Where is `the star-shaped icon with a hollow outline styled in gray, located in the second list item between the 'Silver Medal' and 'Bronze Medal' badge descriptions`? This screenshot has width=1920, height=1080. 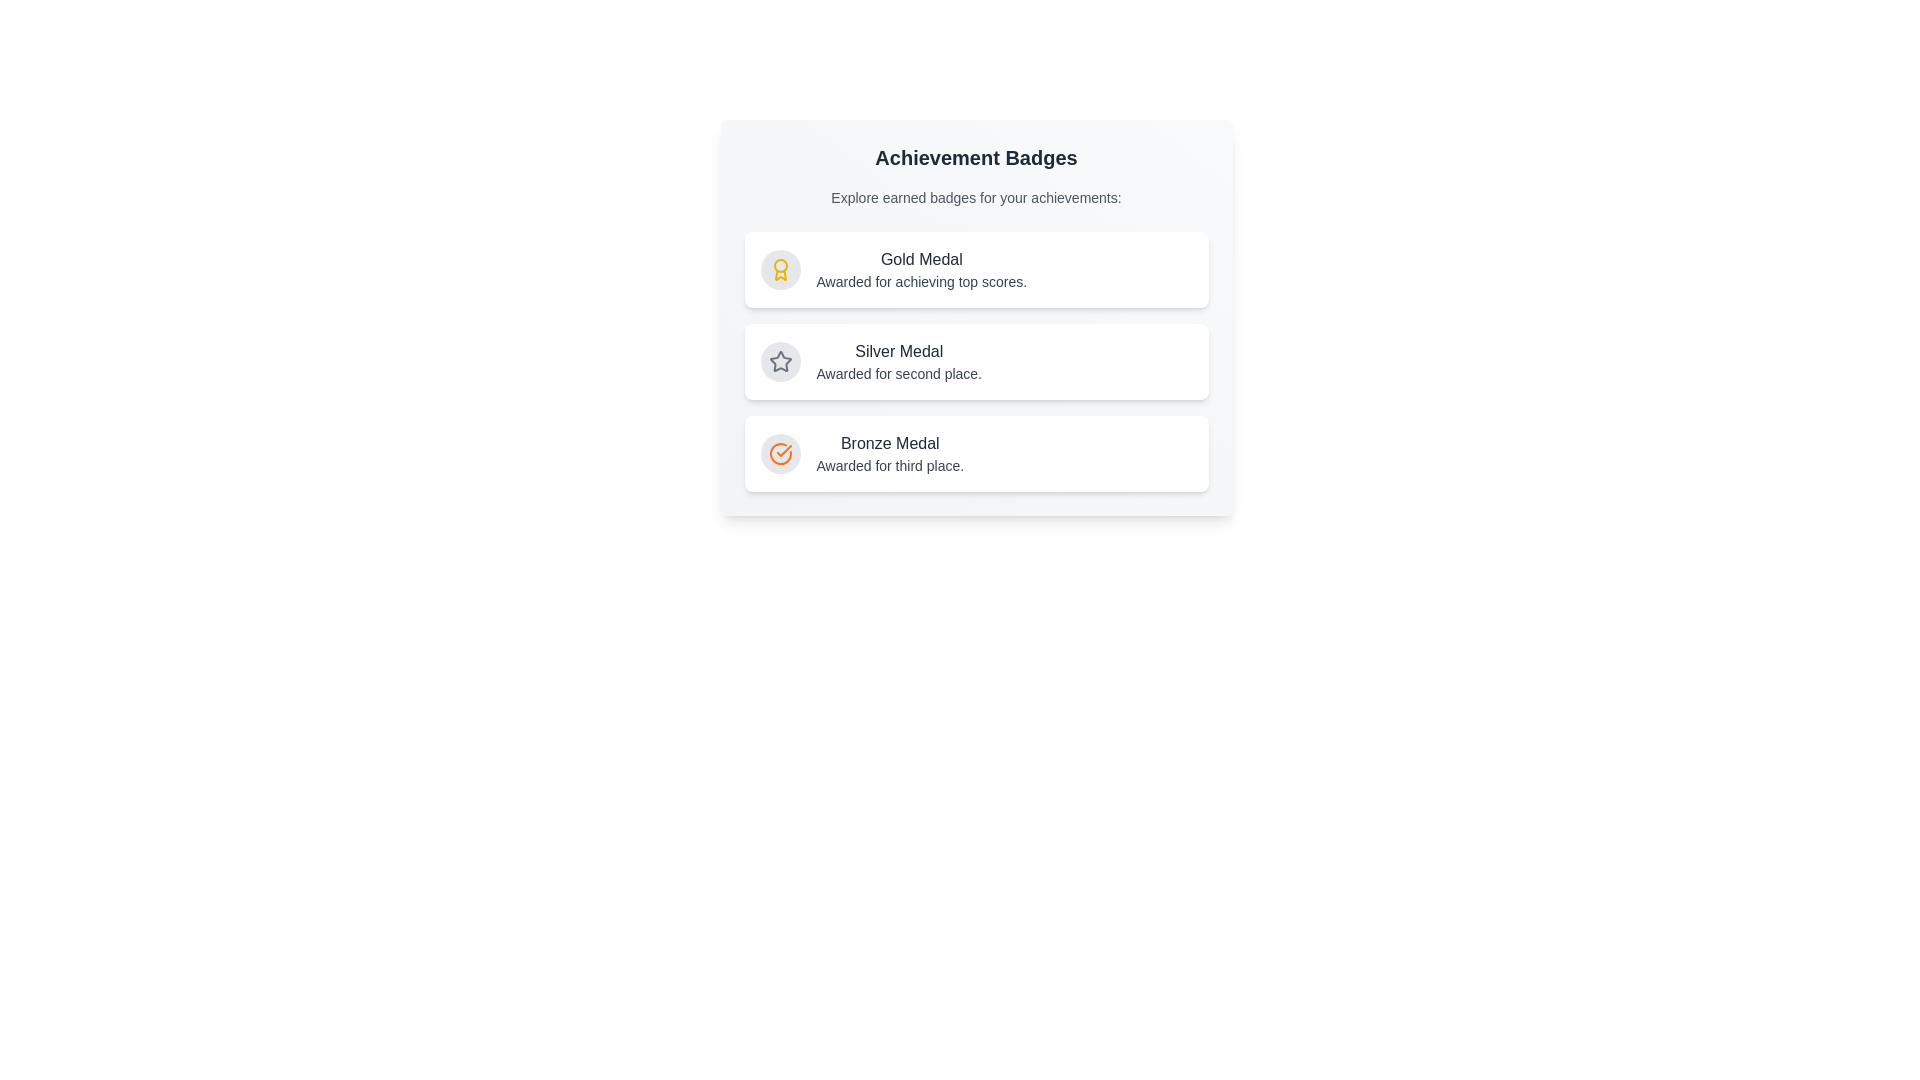
the star-shaped icon with a hollow outline styled in gray, located in the second list item between the 'Silver Medal' and 'Bronze Medal' badge descriptions is located at coordinates (779, 362).